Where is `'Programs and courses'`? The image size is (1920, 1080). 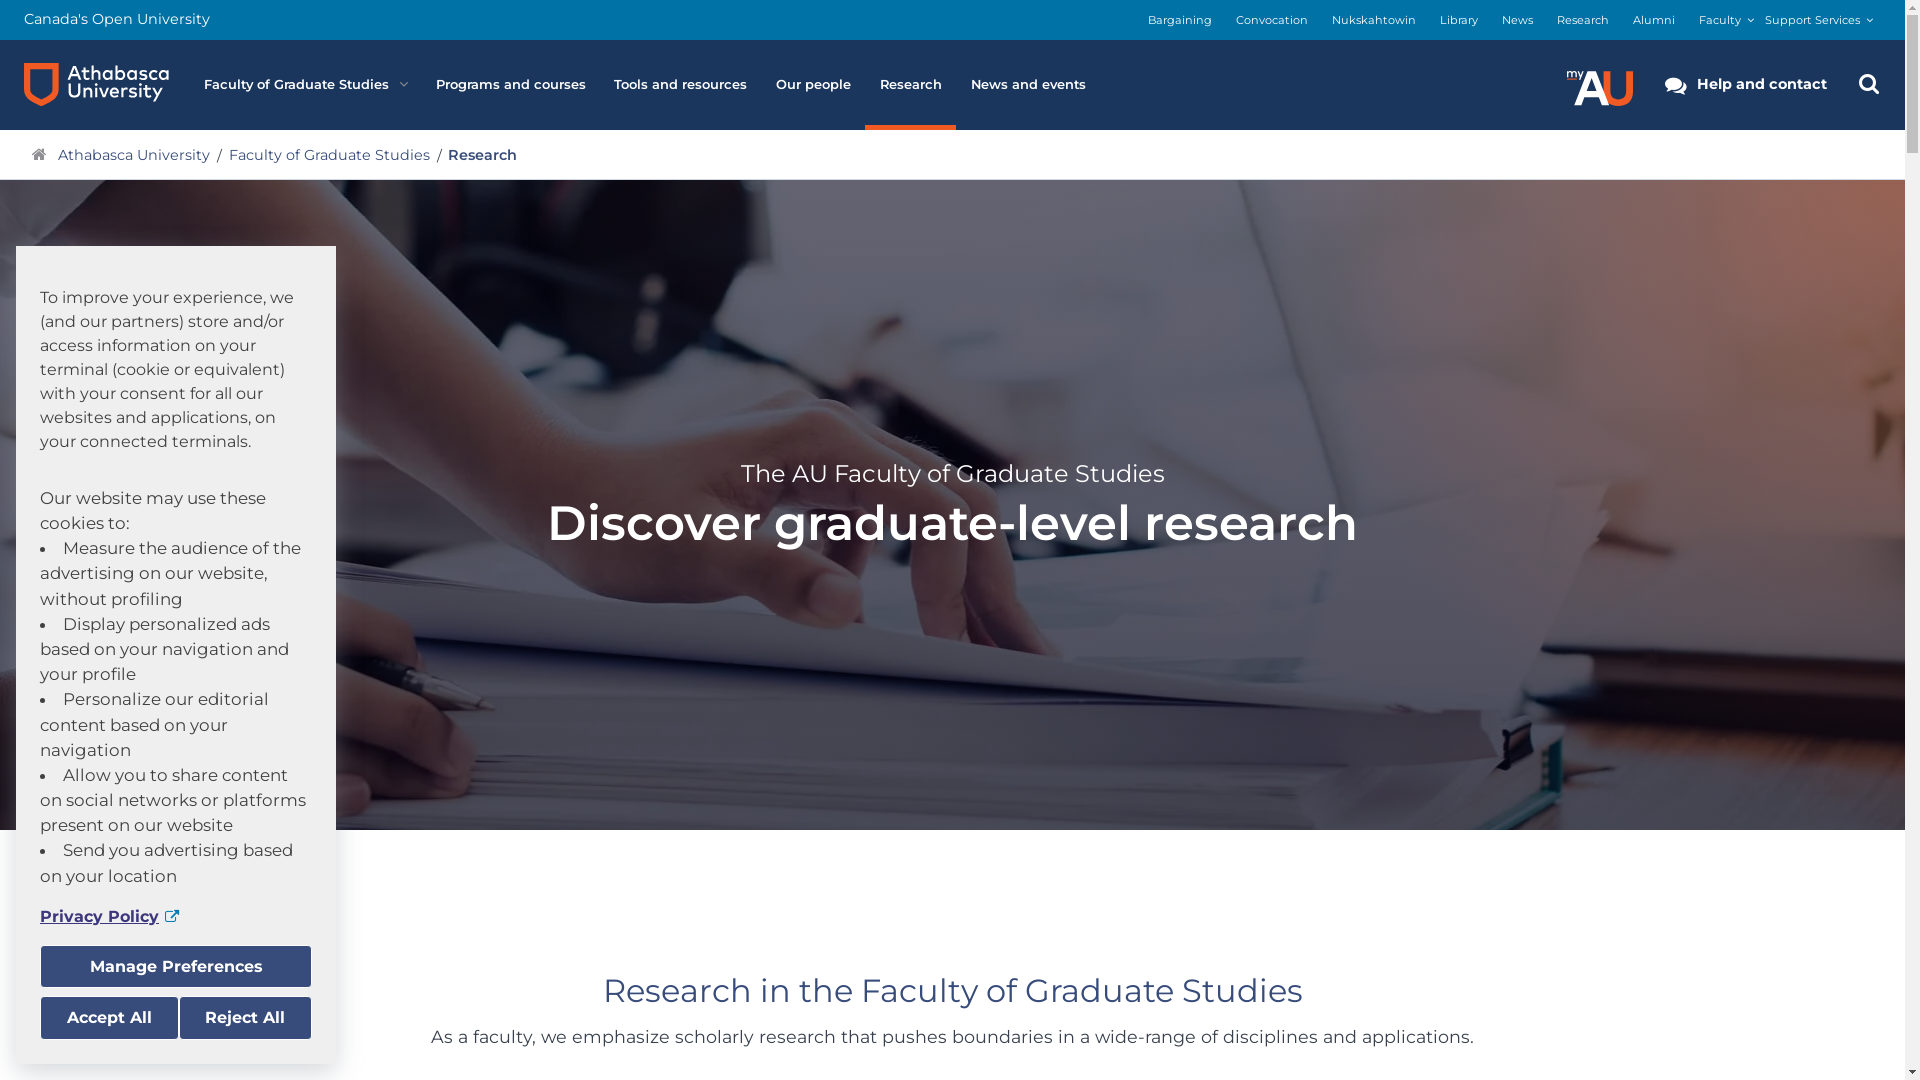
'Programs and courses' is located at coordinates (510, 83).